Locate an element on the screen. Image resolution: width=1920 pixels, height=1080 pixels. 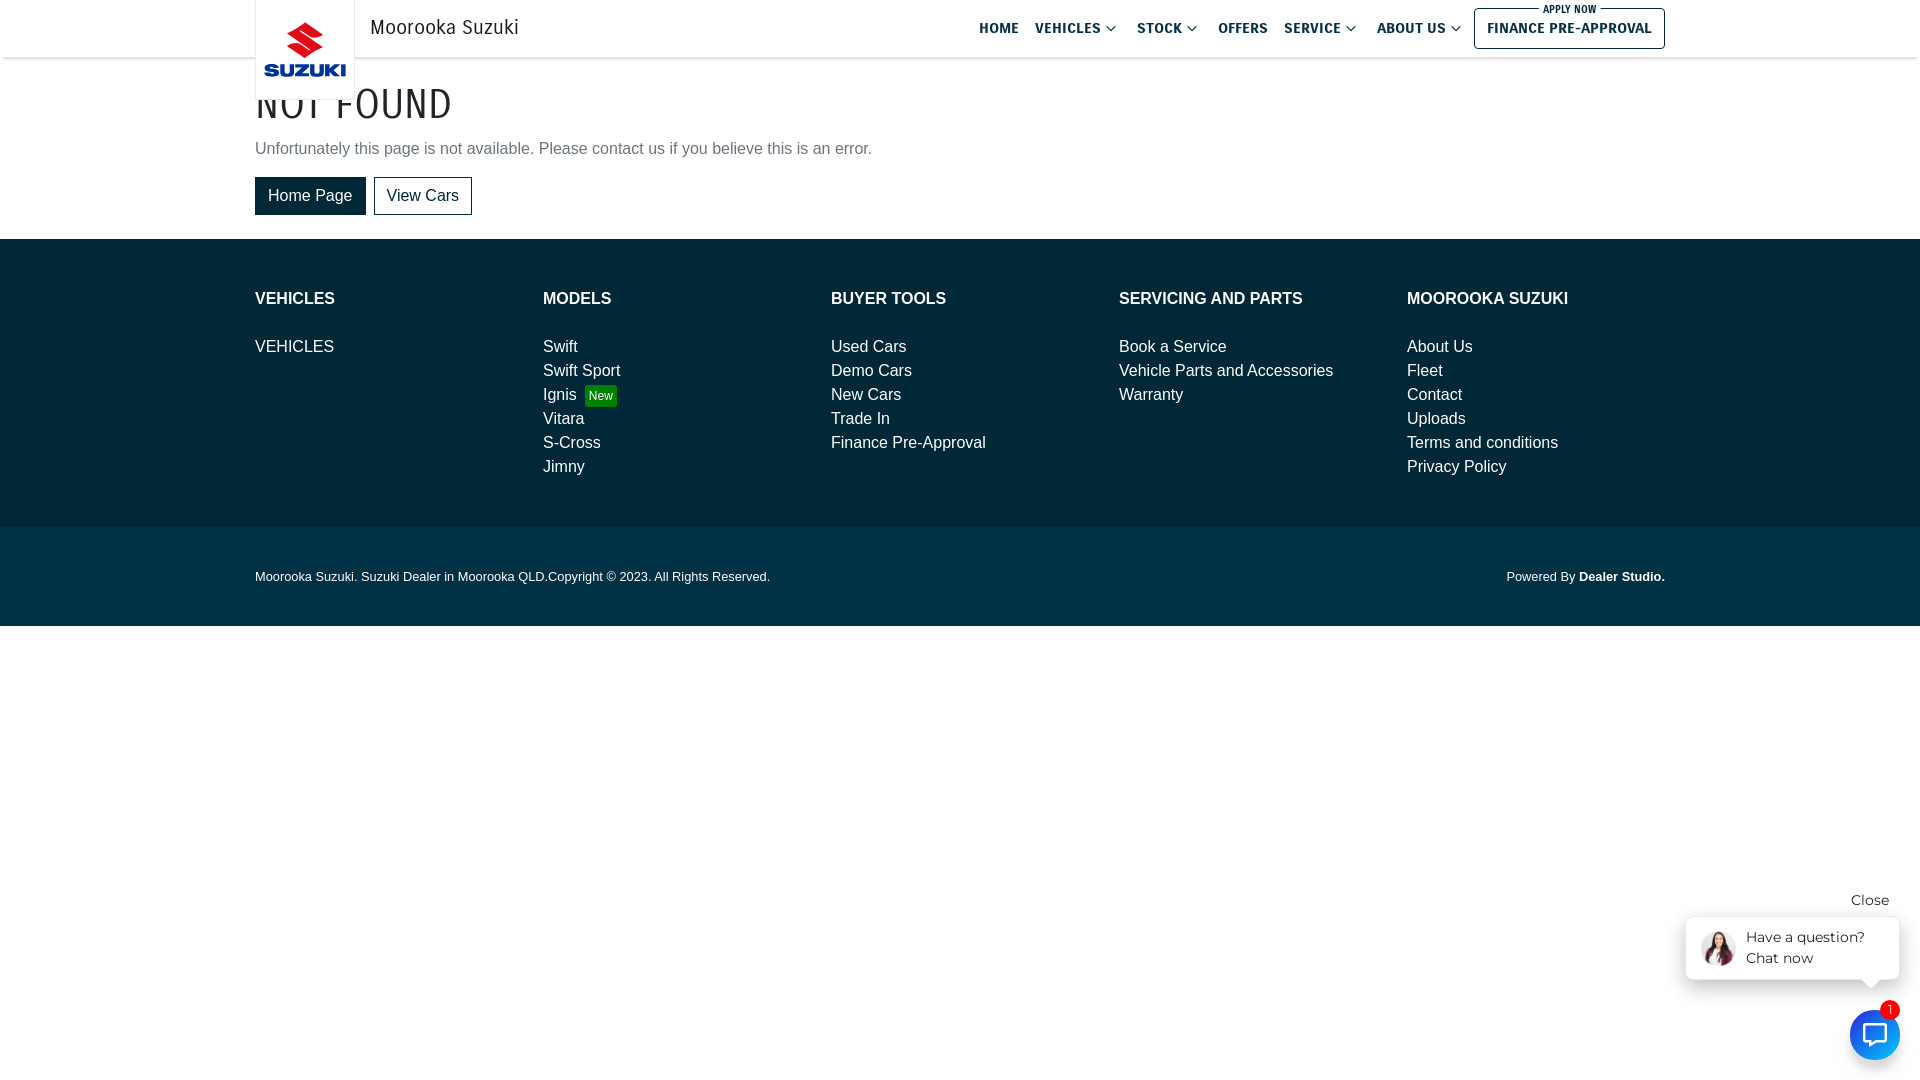
'FINANCE PRE-APPROVAL' is located at coordinates (1568, 28).